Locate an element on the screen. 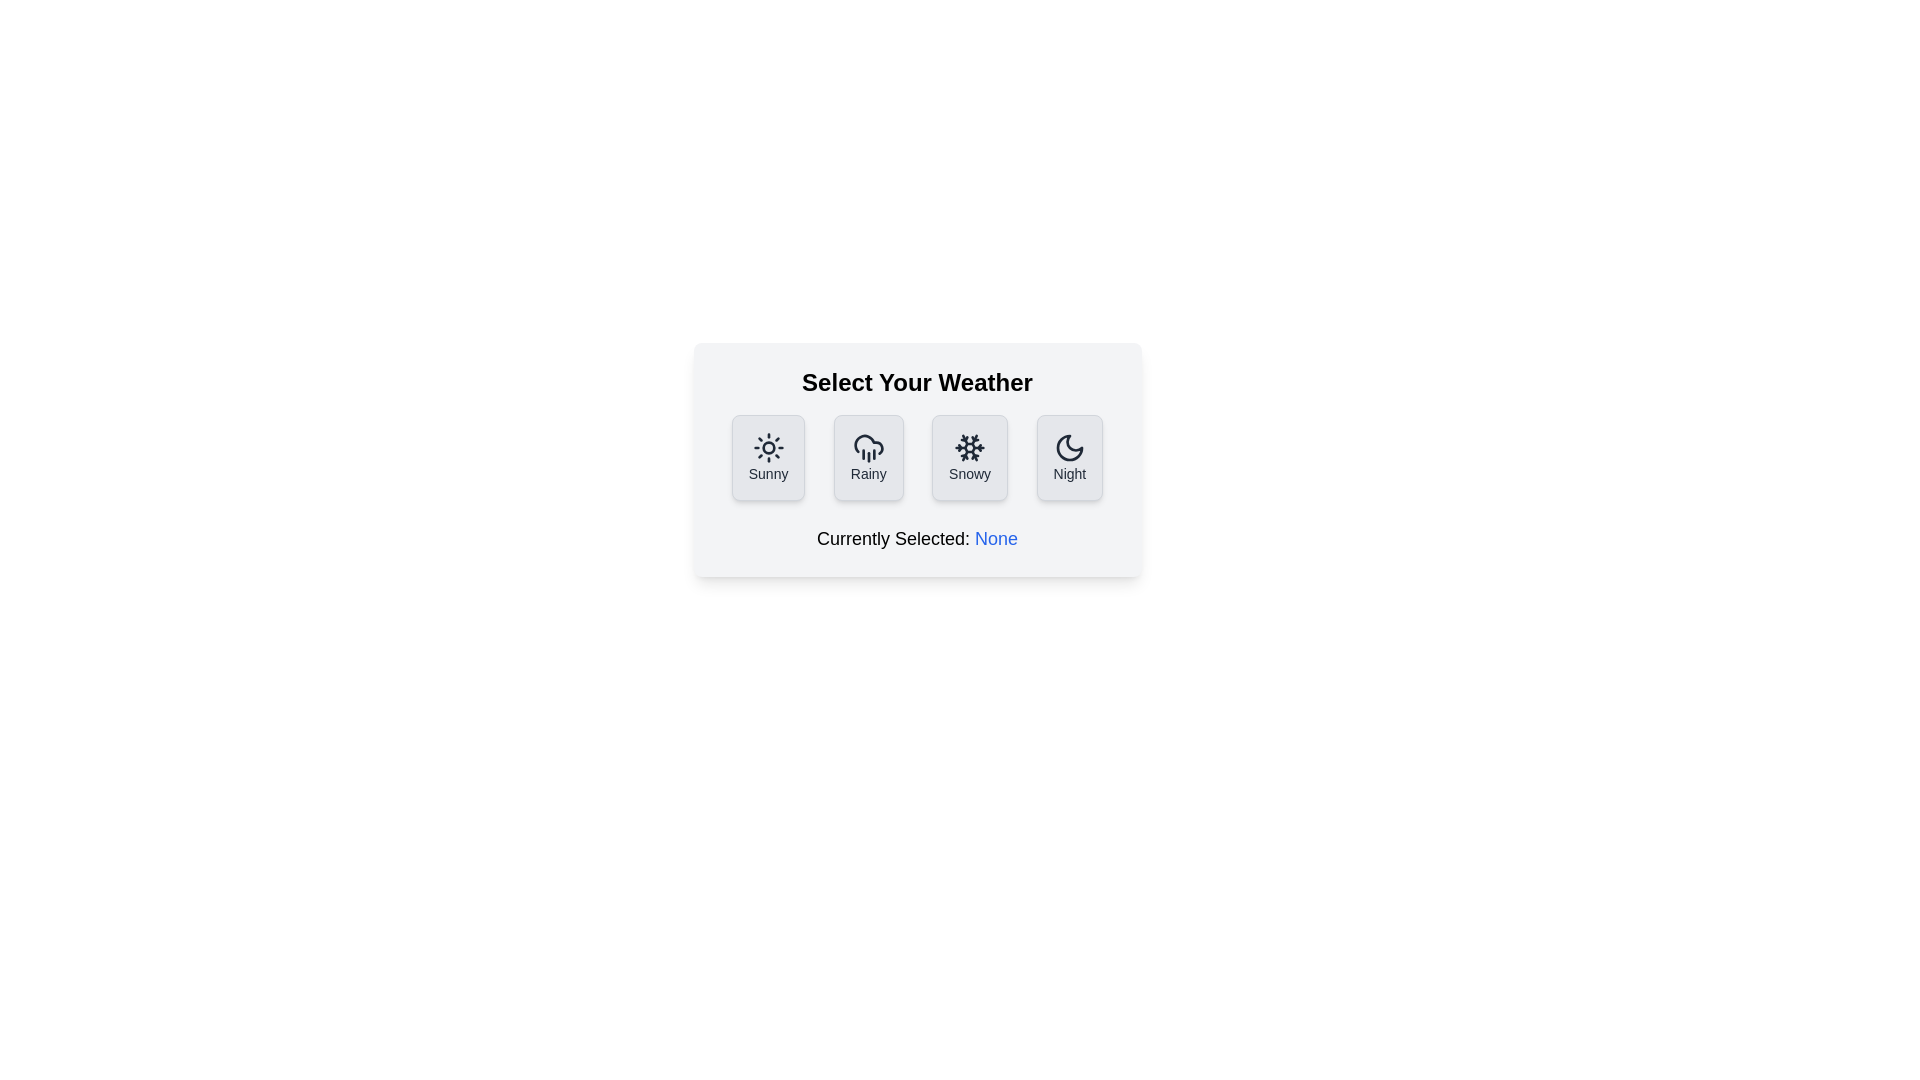  the sun icon, which is a minimalist SVG graphic with a circular center and radiating lines, located in the top section of the weather options labeled 'Sunny' is located at coordinates (767, 446).